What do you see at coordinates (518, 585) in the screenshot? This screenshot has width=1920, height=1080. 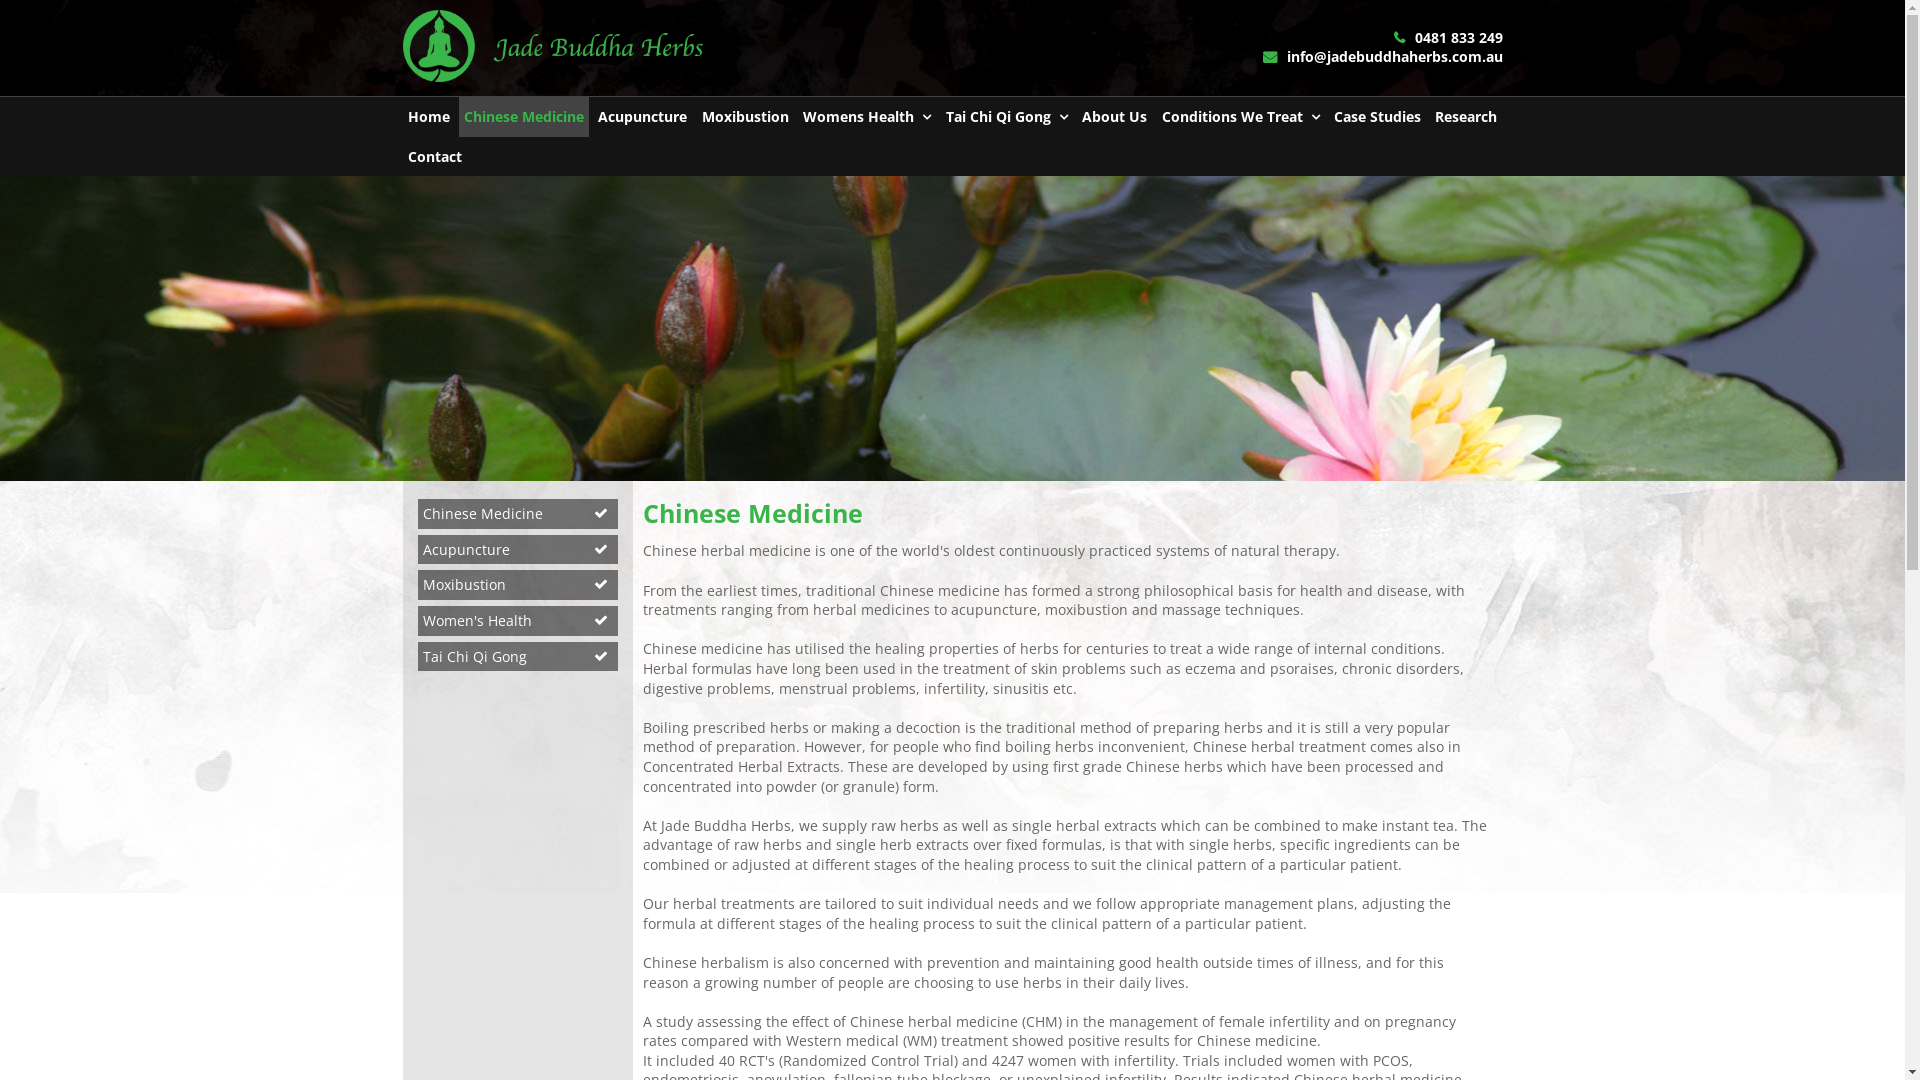 I see `'Moxibustion'` at bounding box center [518, 585].